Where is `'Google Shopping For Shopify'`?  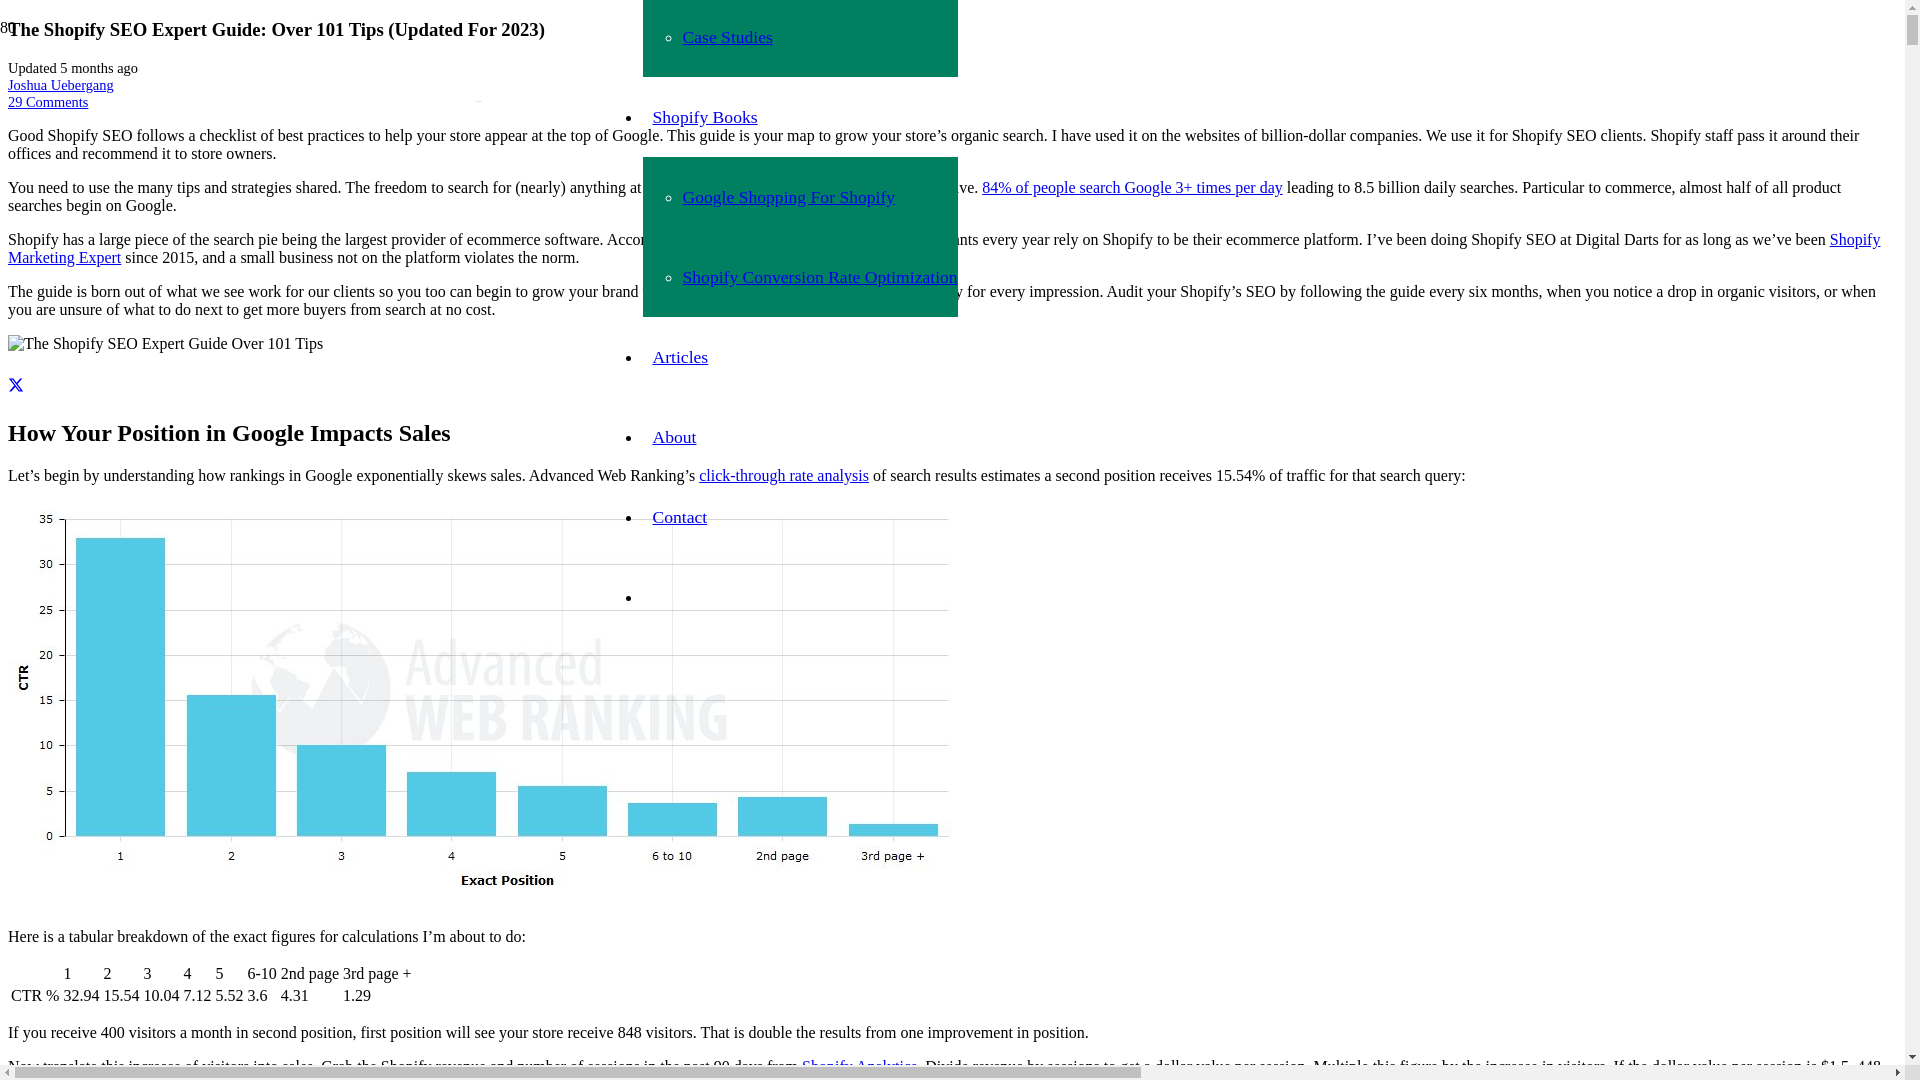 'Google Shopping For Shopify' is located at coordinates (787, 196).